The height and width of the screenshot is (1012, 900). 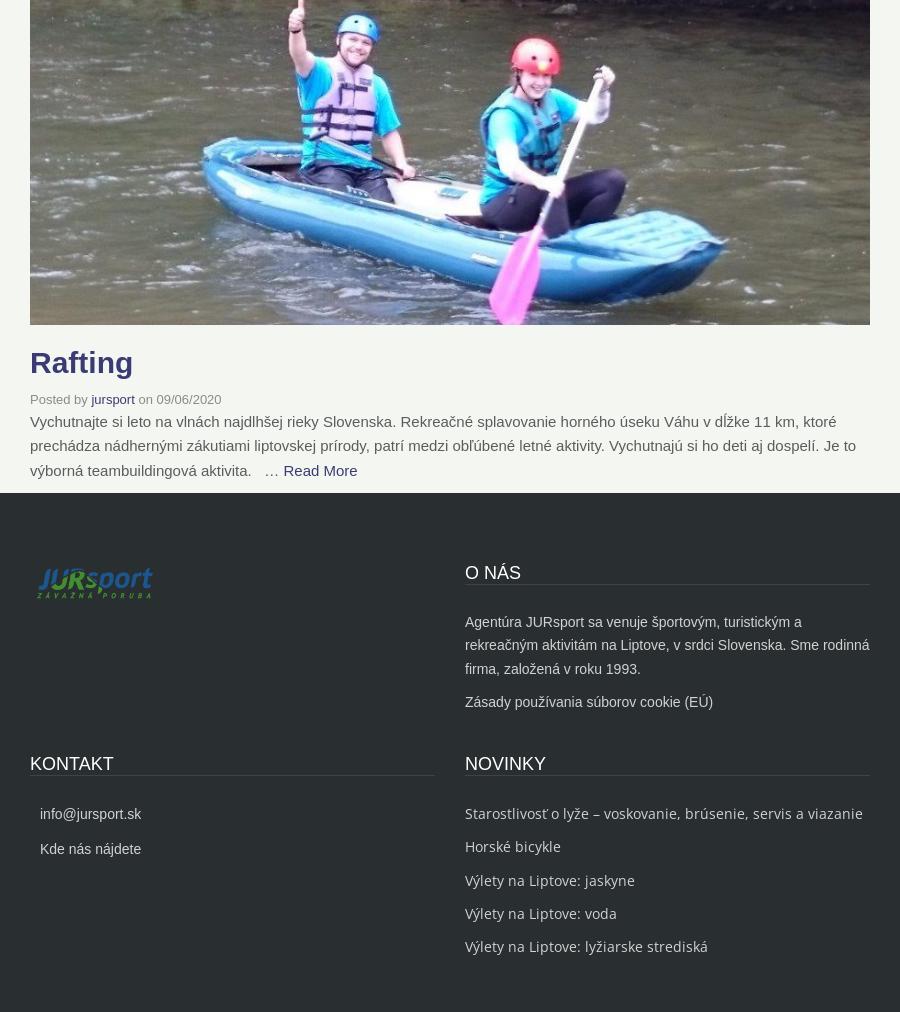 What do you see at coordinates (144, 398) in the screenshot?
I see `'on'` at bounding box center [144, 398].